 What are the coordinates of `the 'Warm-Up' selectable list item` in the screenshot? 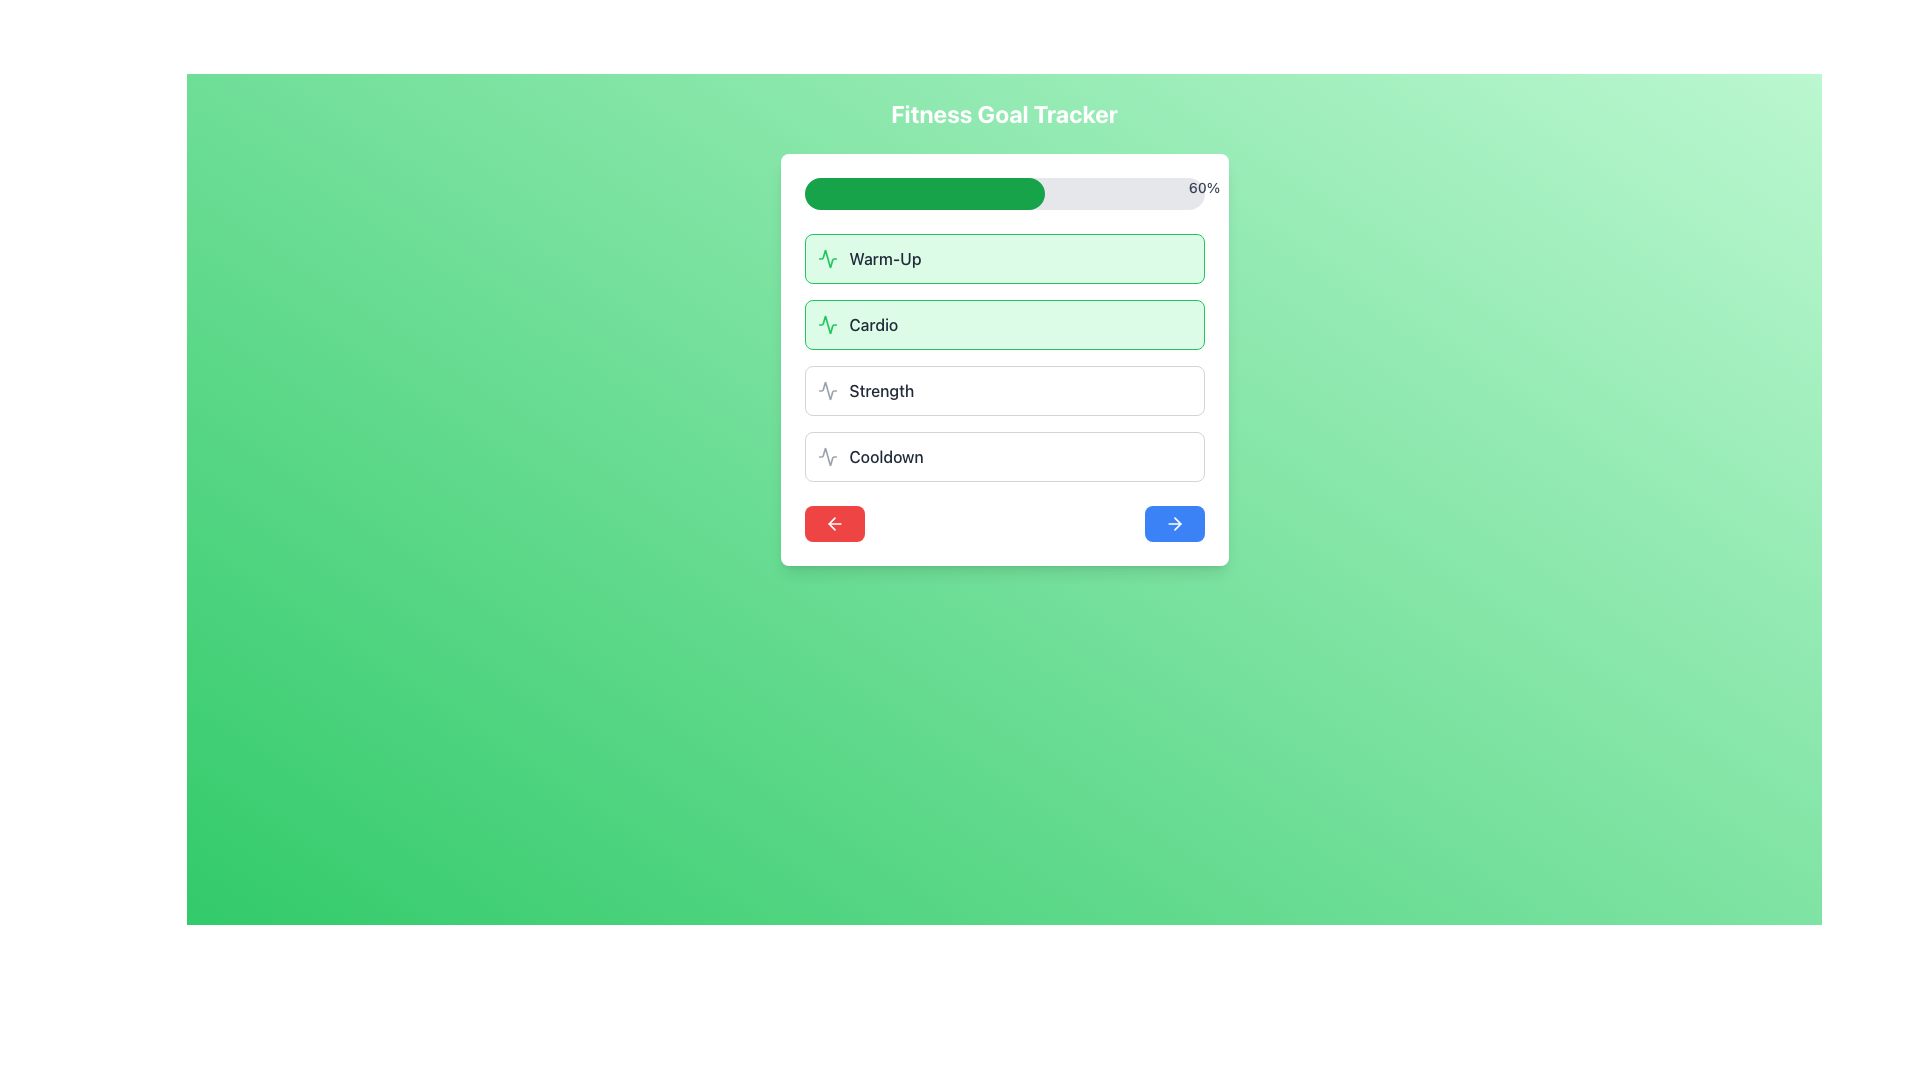 It's located at (1004, 257).